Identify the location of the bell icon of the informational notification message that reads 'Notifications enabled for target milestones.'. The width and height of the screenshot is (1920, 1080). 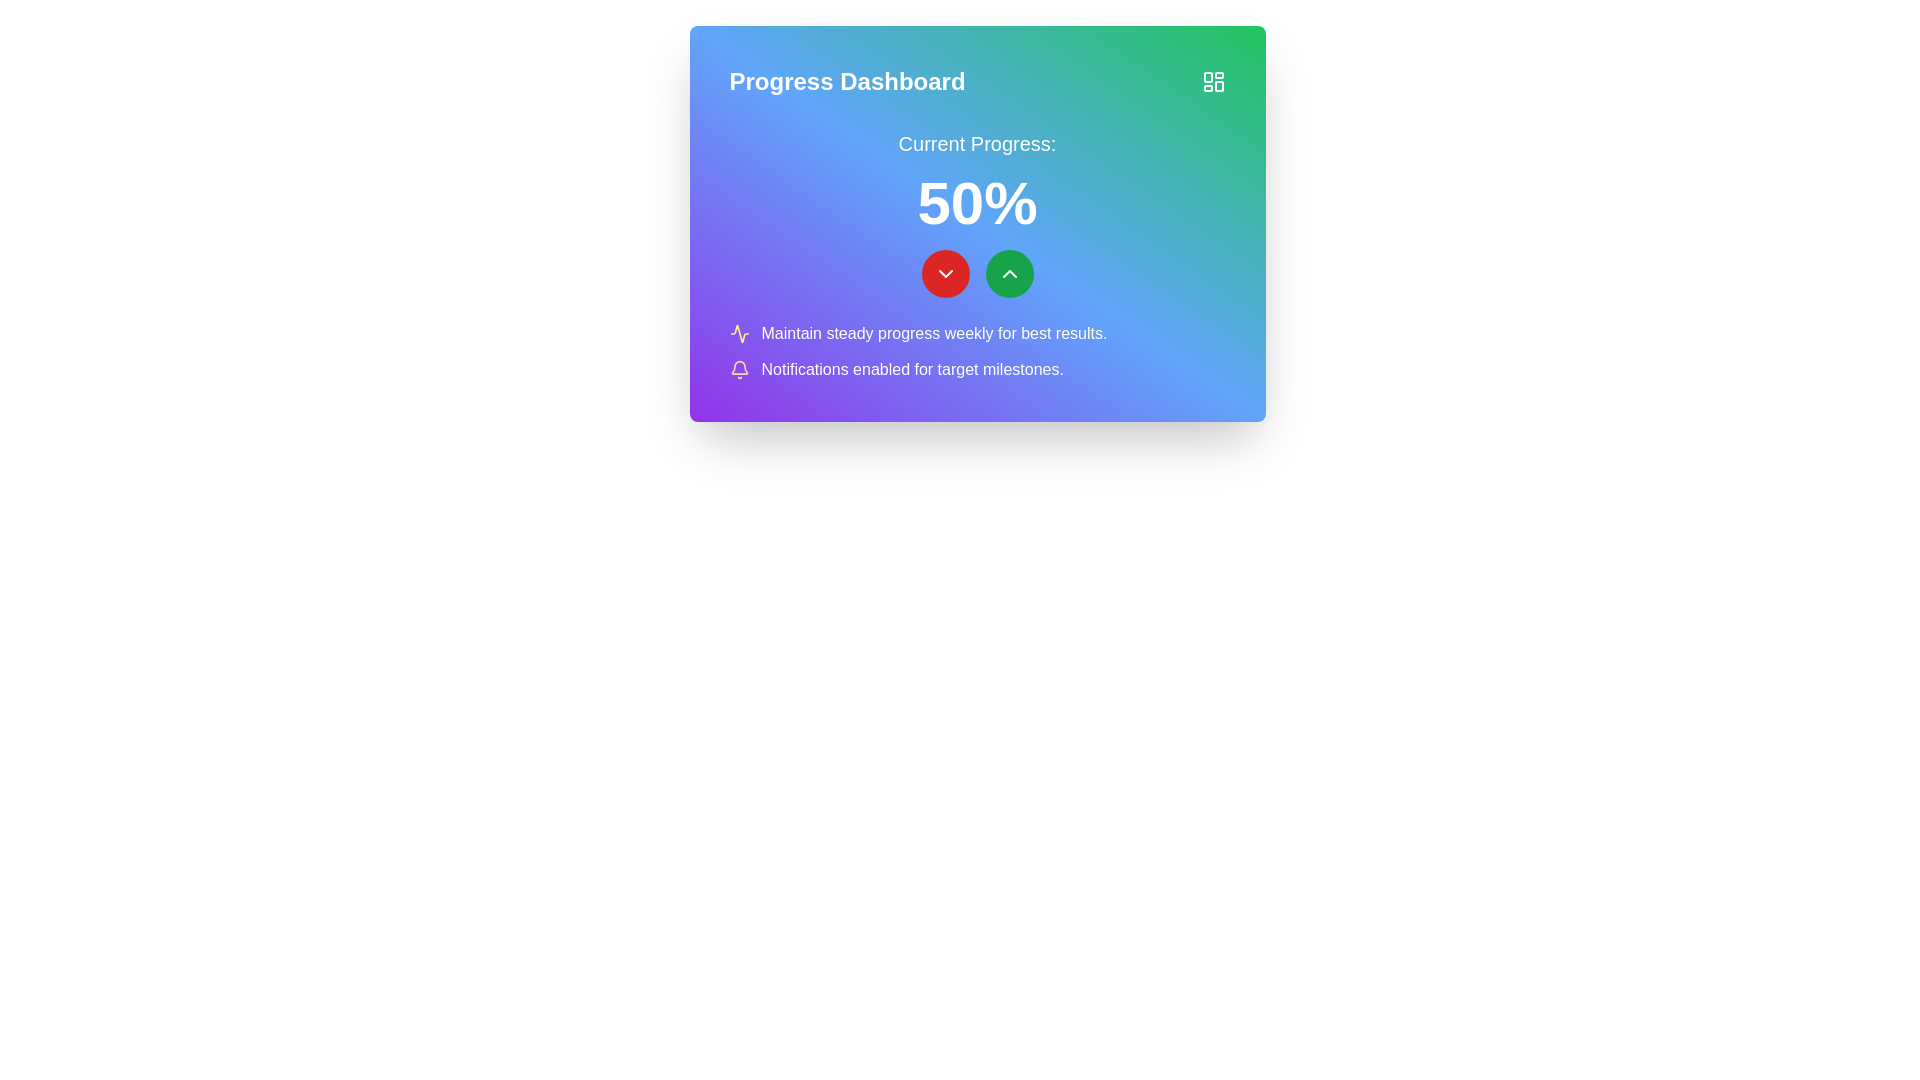
(977, 370).